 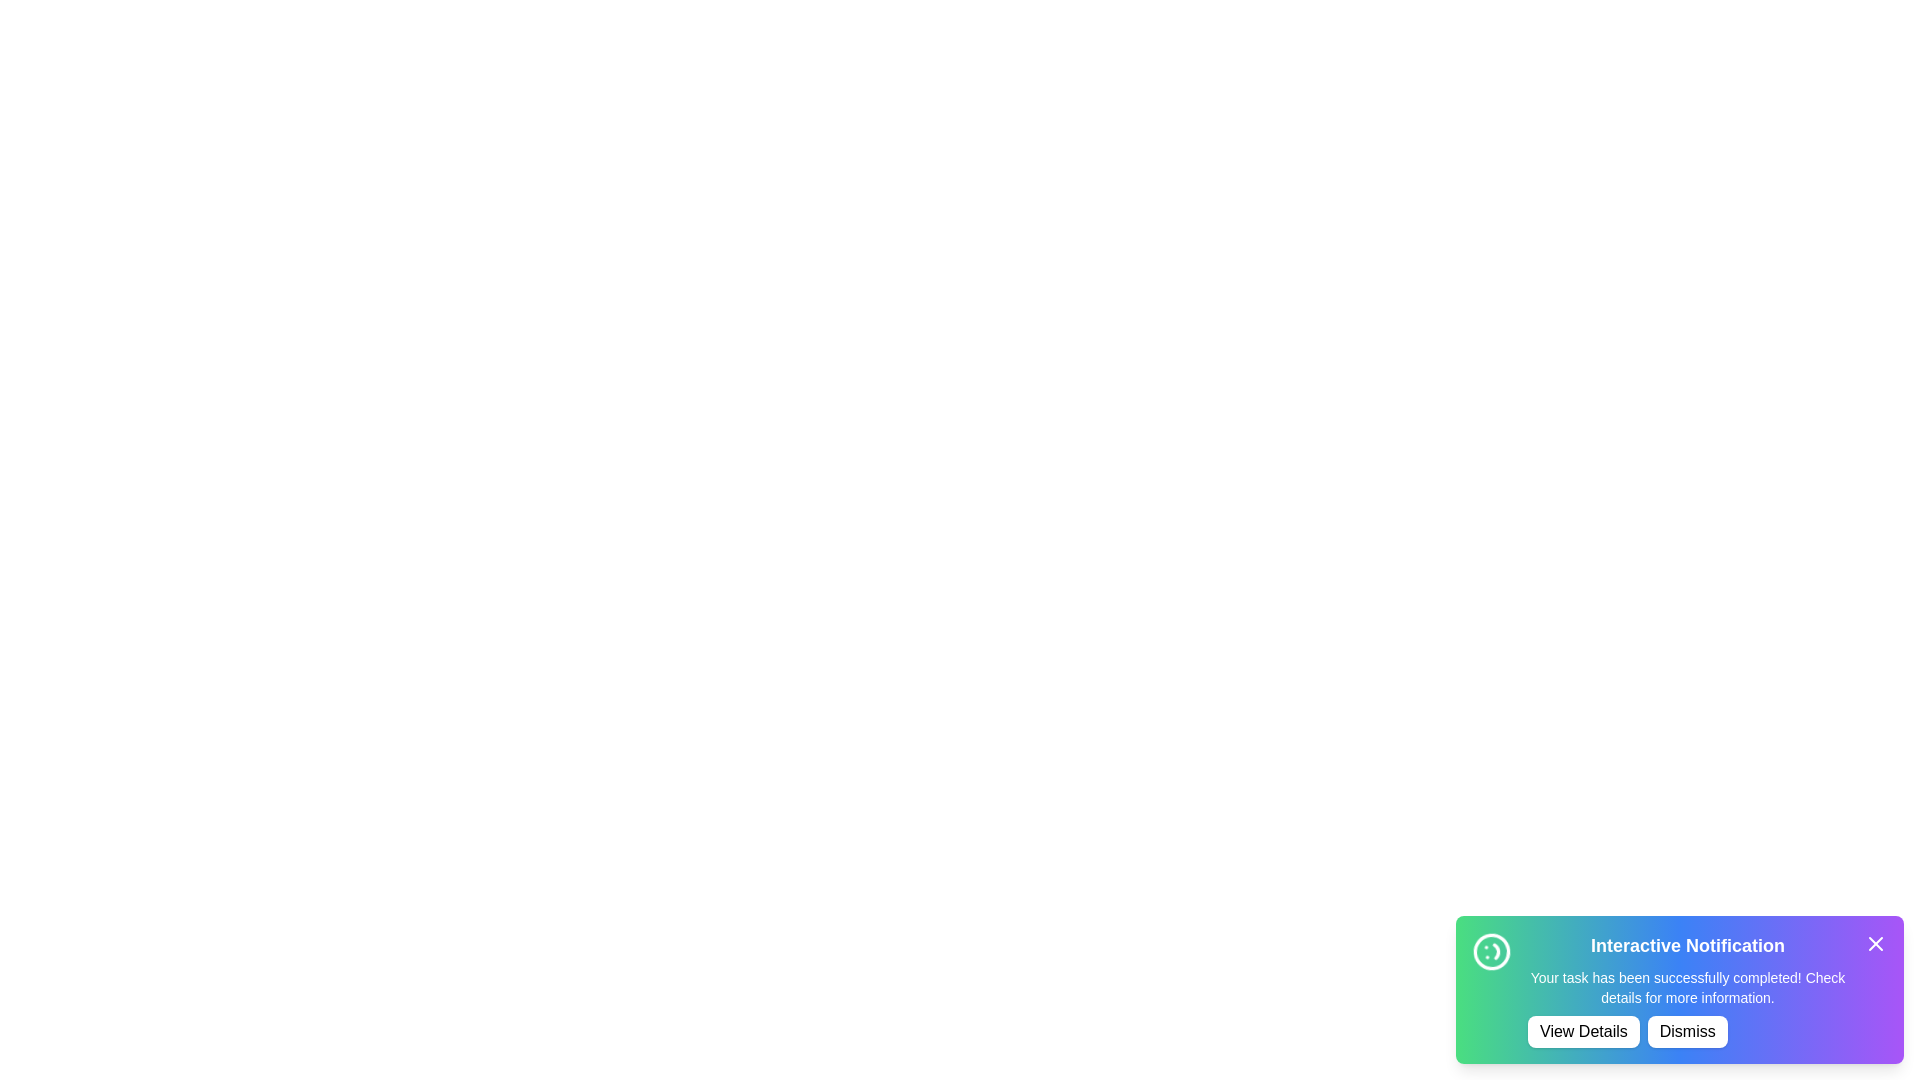 What do you see at coordinates (1875, 944) in the screenshot?
I see `the close icon (X) of the snackbar to hide it` at bounding box center [1875, 944].